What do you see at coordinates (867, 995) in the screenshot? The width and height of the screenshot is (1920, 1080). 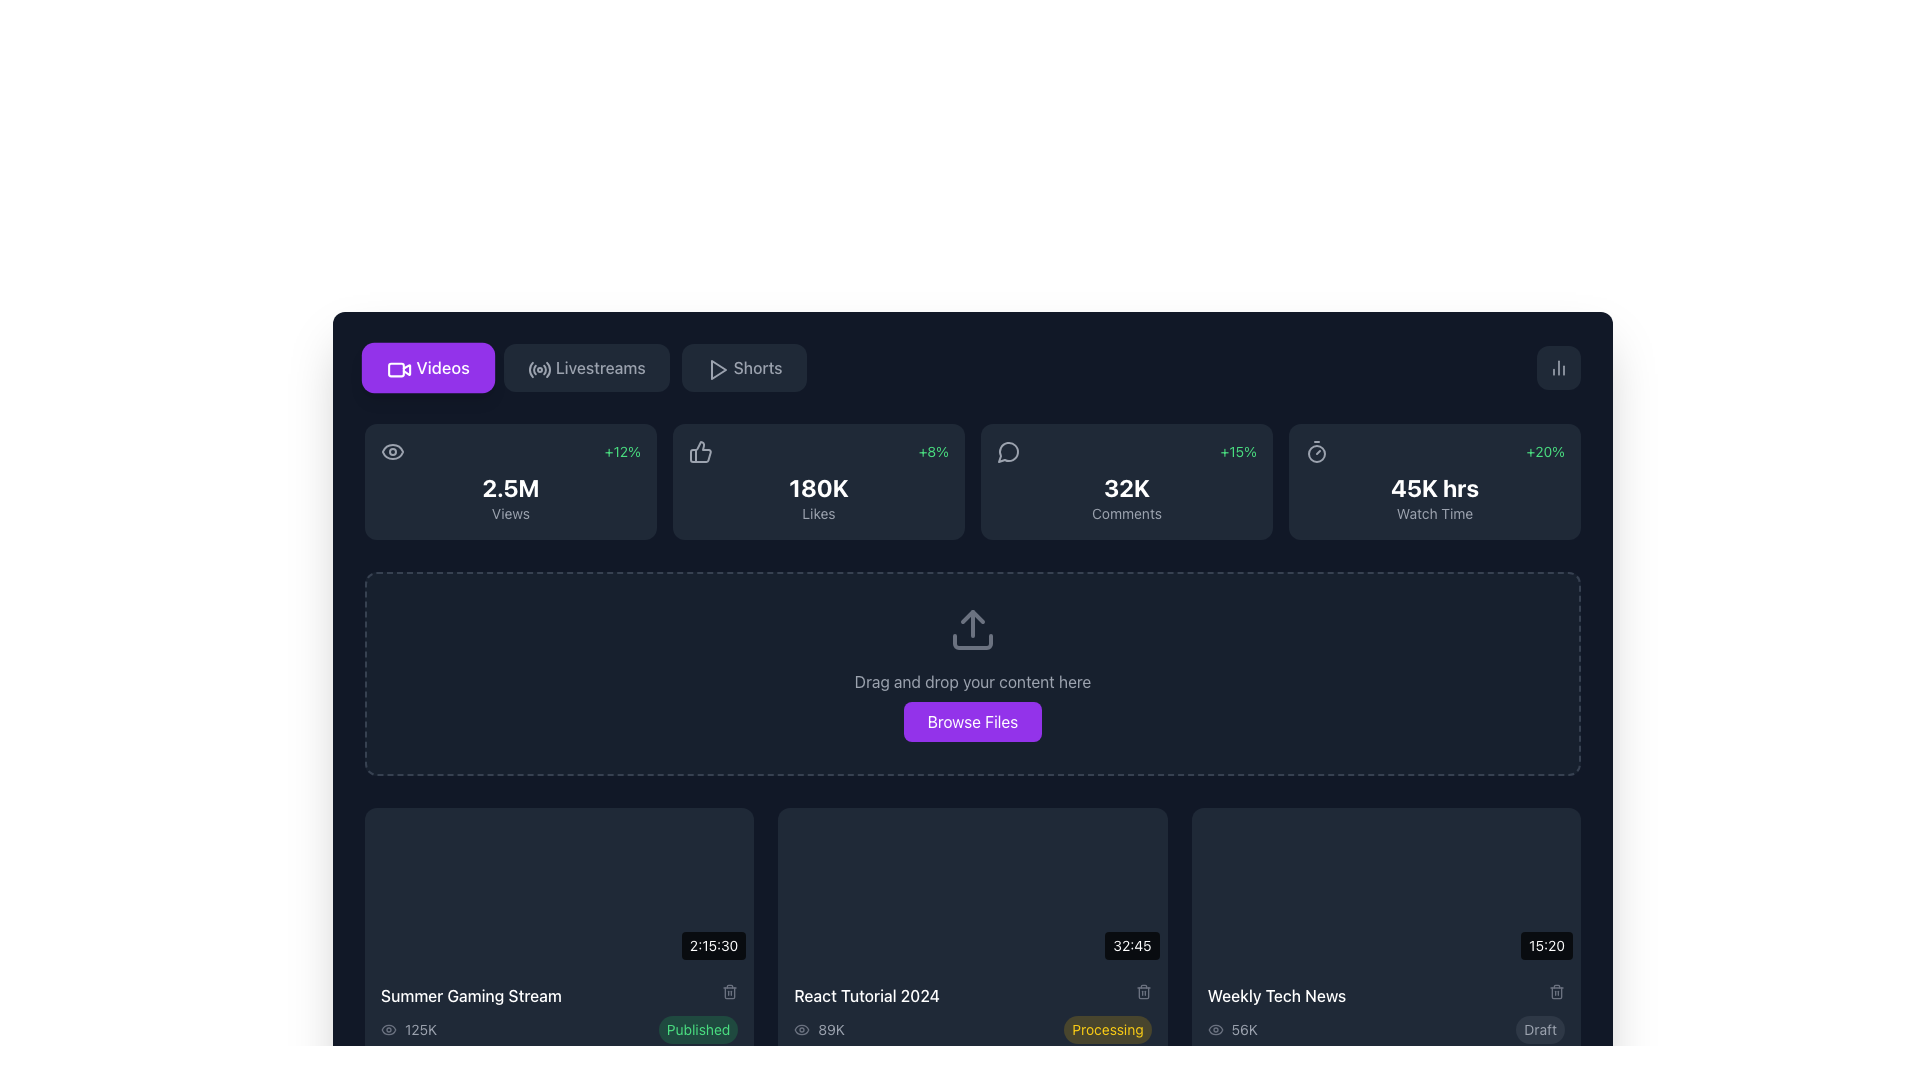 I see `the Text Label displaying 'React Tutorial 2024' which is in bold white font on a dark background, located in the lower section of the layout within a card-like component` at bounding box center [867, 995].